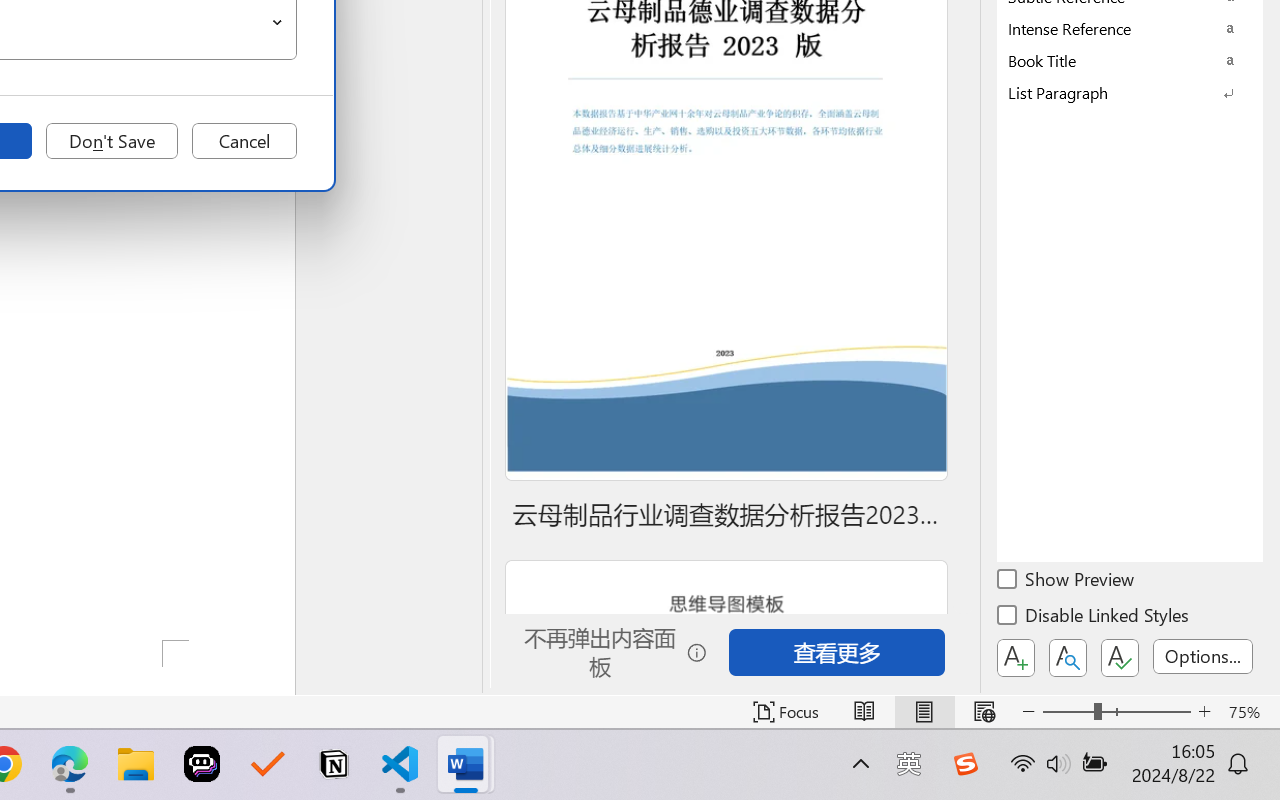 This screenshot has width=1280, height=800. What do you see at coordinates (1094, 618) in the screenshot?
I see `'Disable Linked Styles'` at bounding box center [1094, 618].